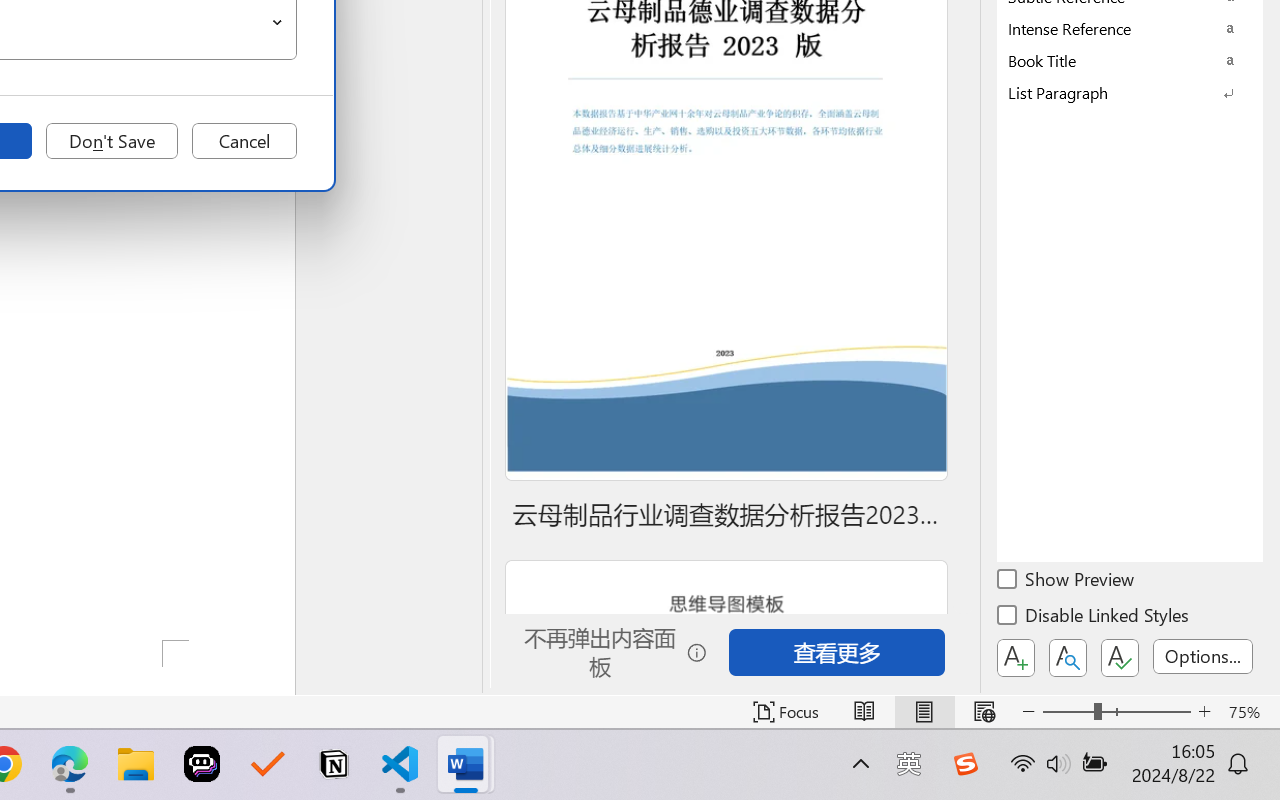 This screenshot has width=1280, height=800. What do you see at coordinates (1094, 618) in the screenshot?
I see `'Disable Linked Styles'` at bounding box center [1094, 618].